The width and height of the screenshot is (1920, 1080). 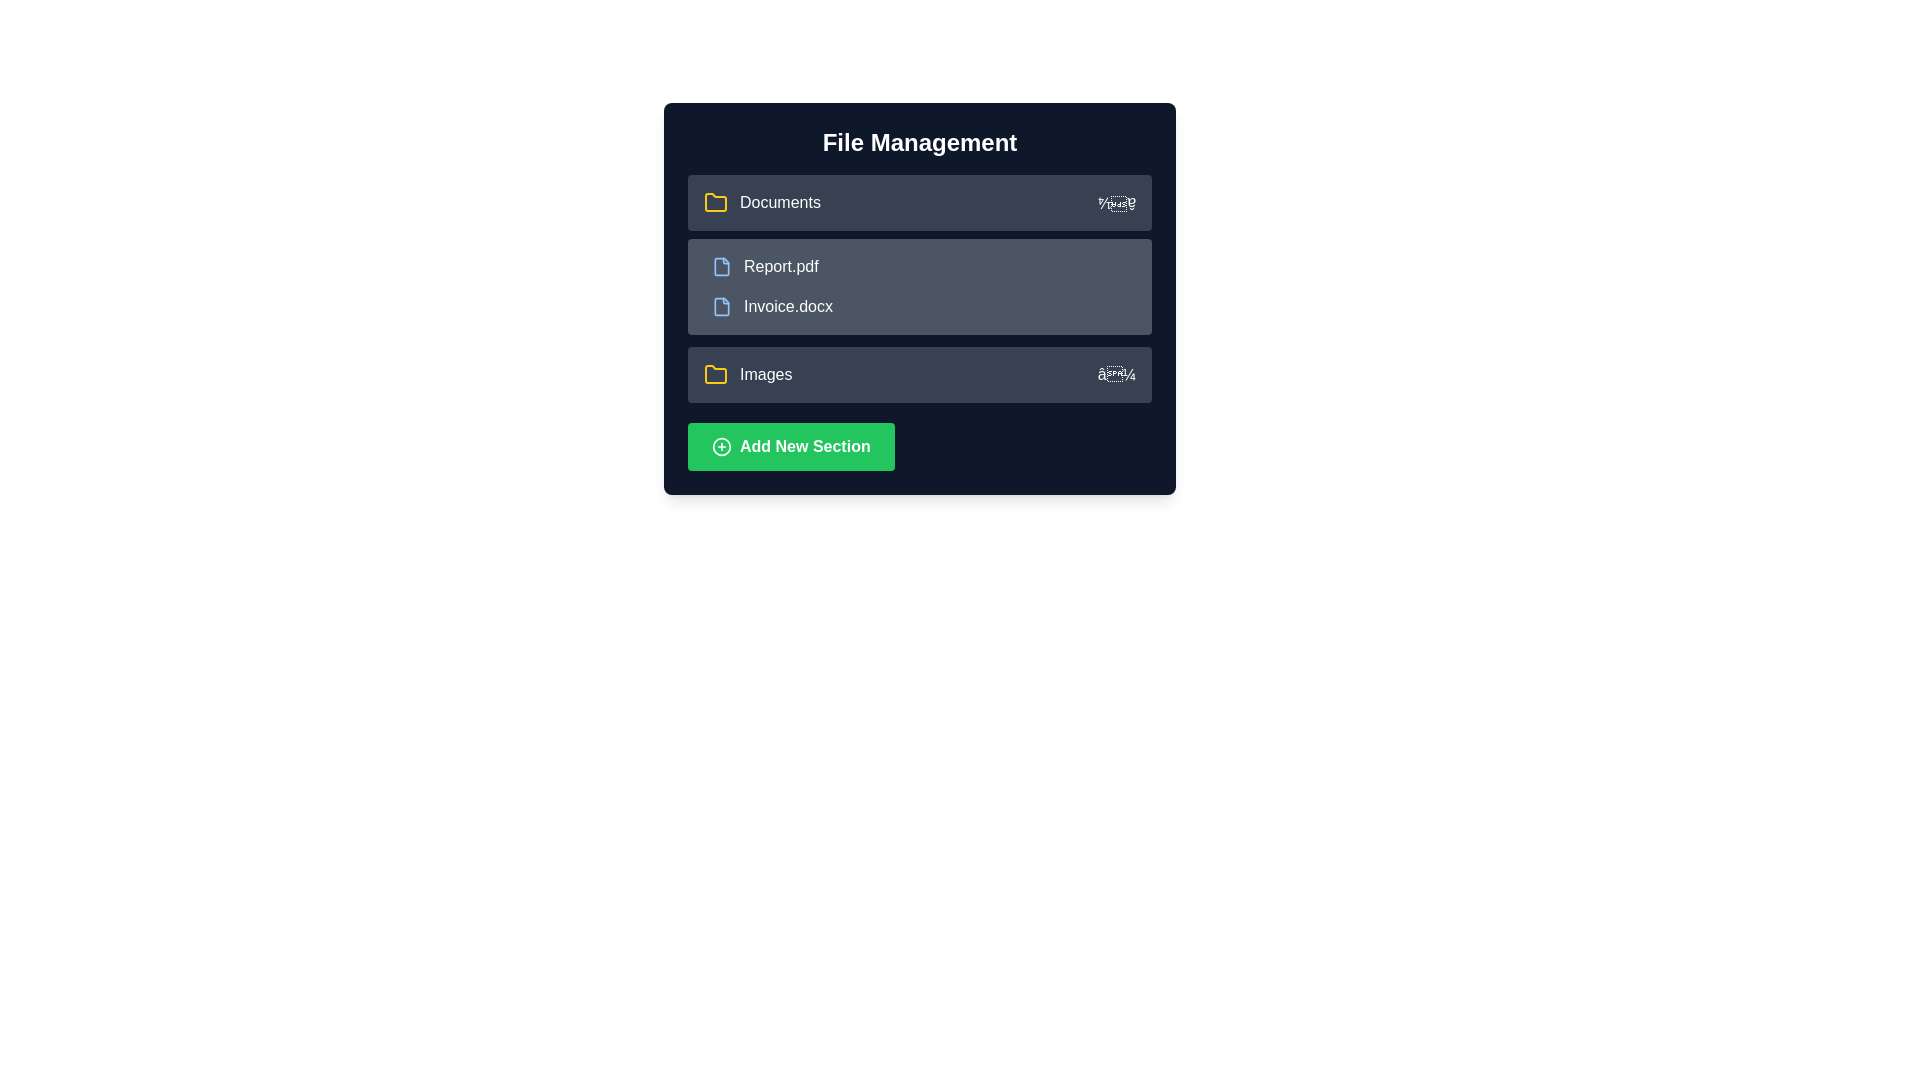 What do you see at coordinates (1115, 203) in the screenshot?
I see `the expand/collapse Decorator located at the far right of the 'Documents' block in the 'File Management' interface` at bounding box center [1115, 203].